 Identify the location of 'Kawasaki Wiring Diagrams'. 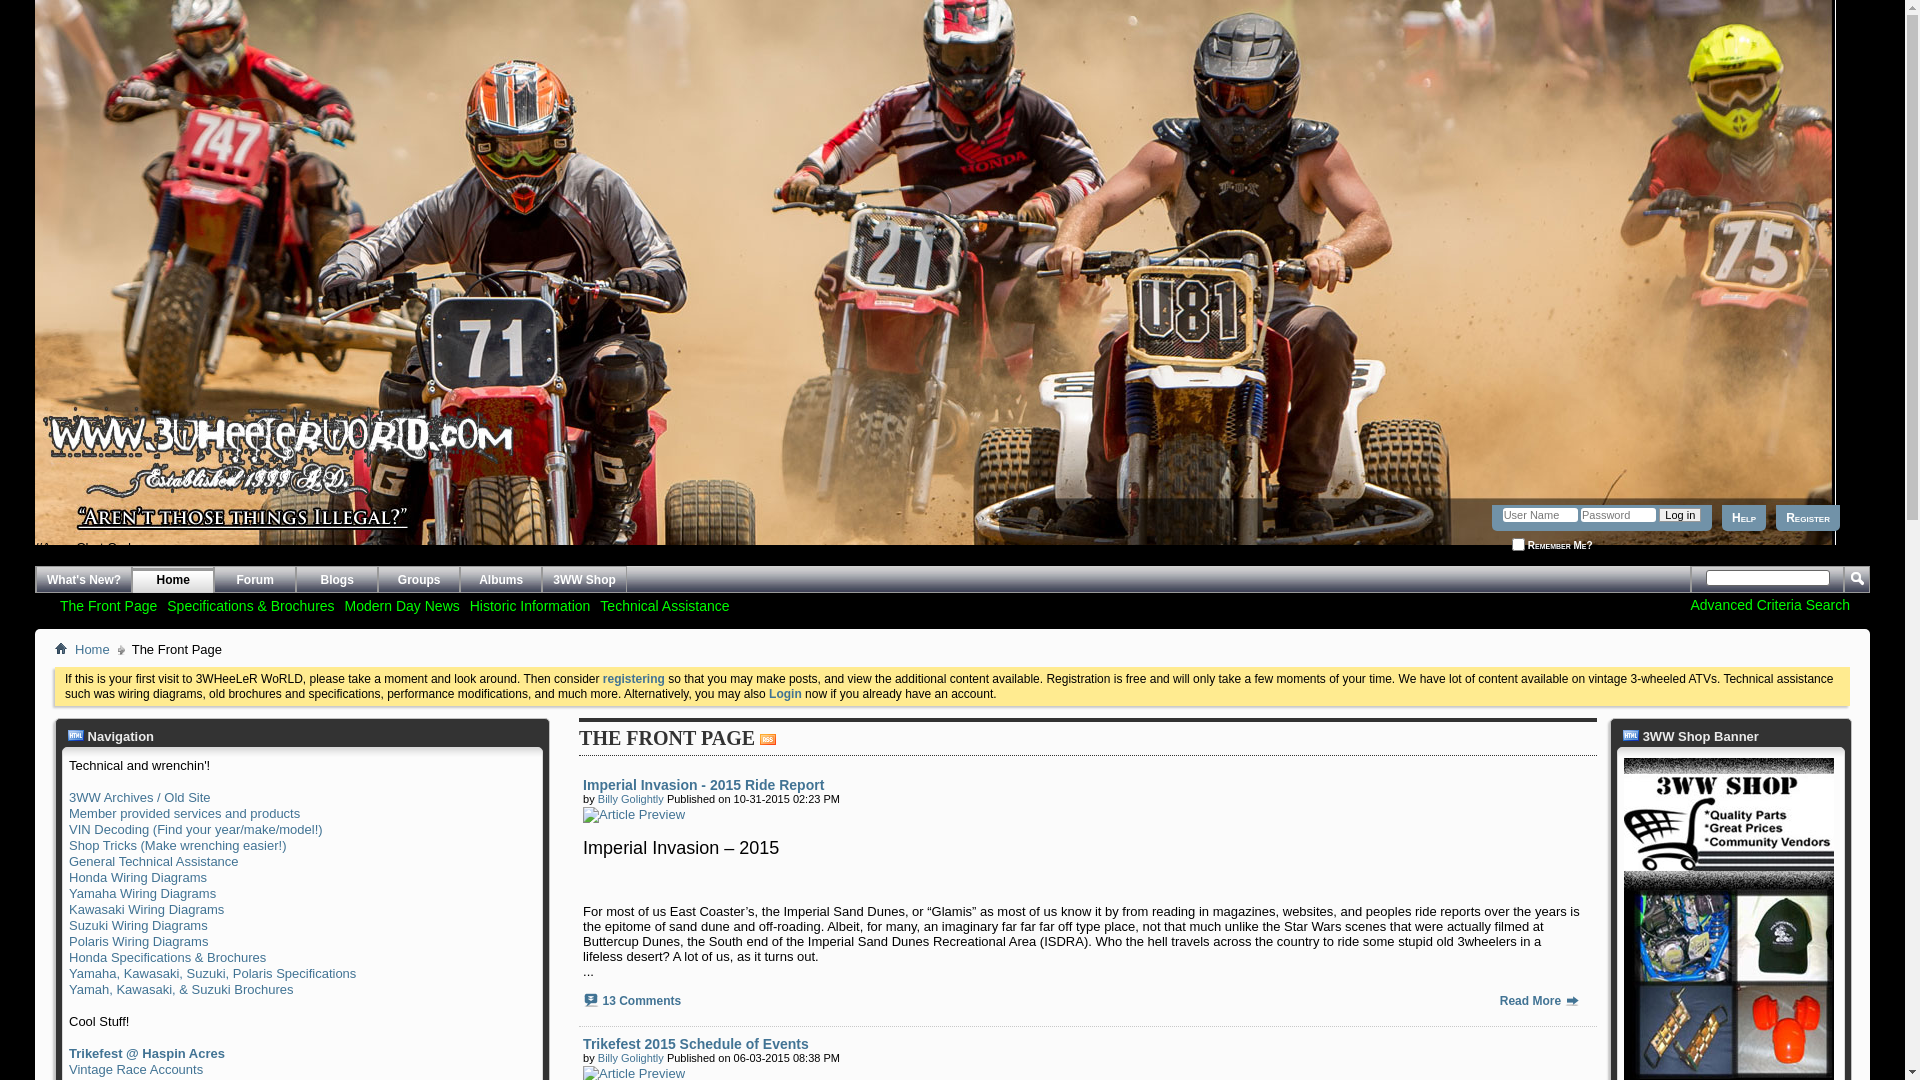
(145, 909).